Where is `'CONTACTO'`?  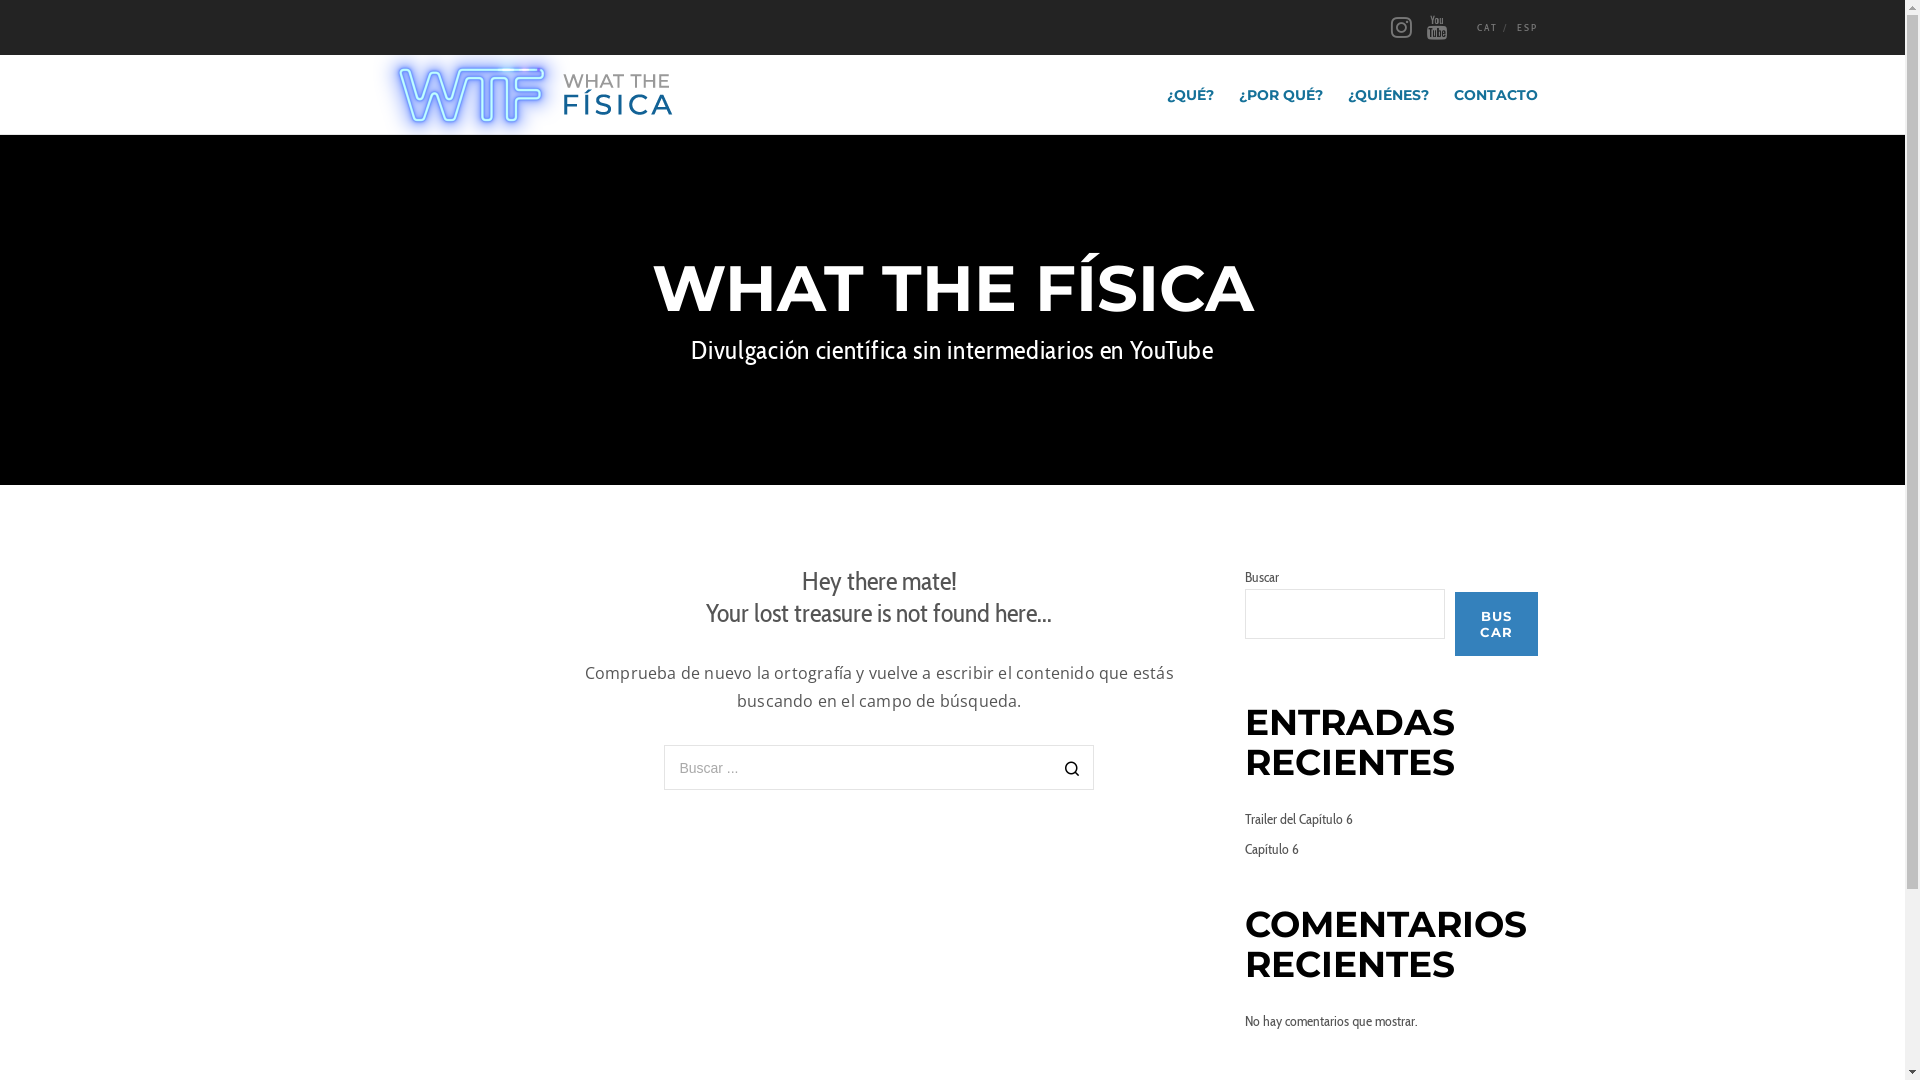 'CONTACTO' is located at coordinates (1482, 95).